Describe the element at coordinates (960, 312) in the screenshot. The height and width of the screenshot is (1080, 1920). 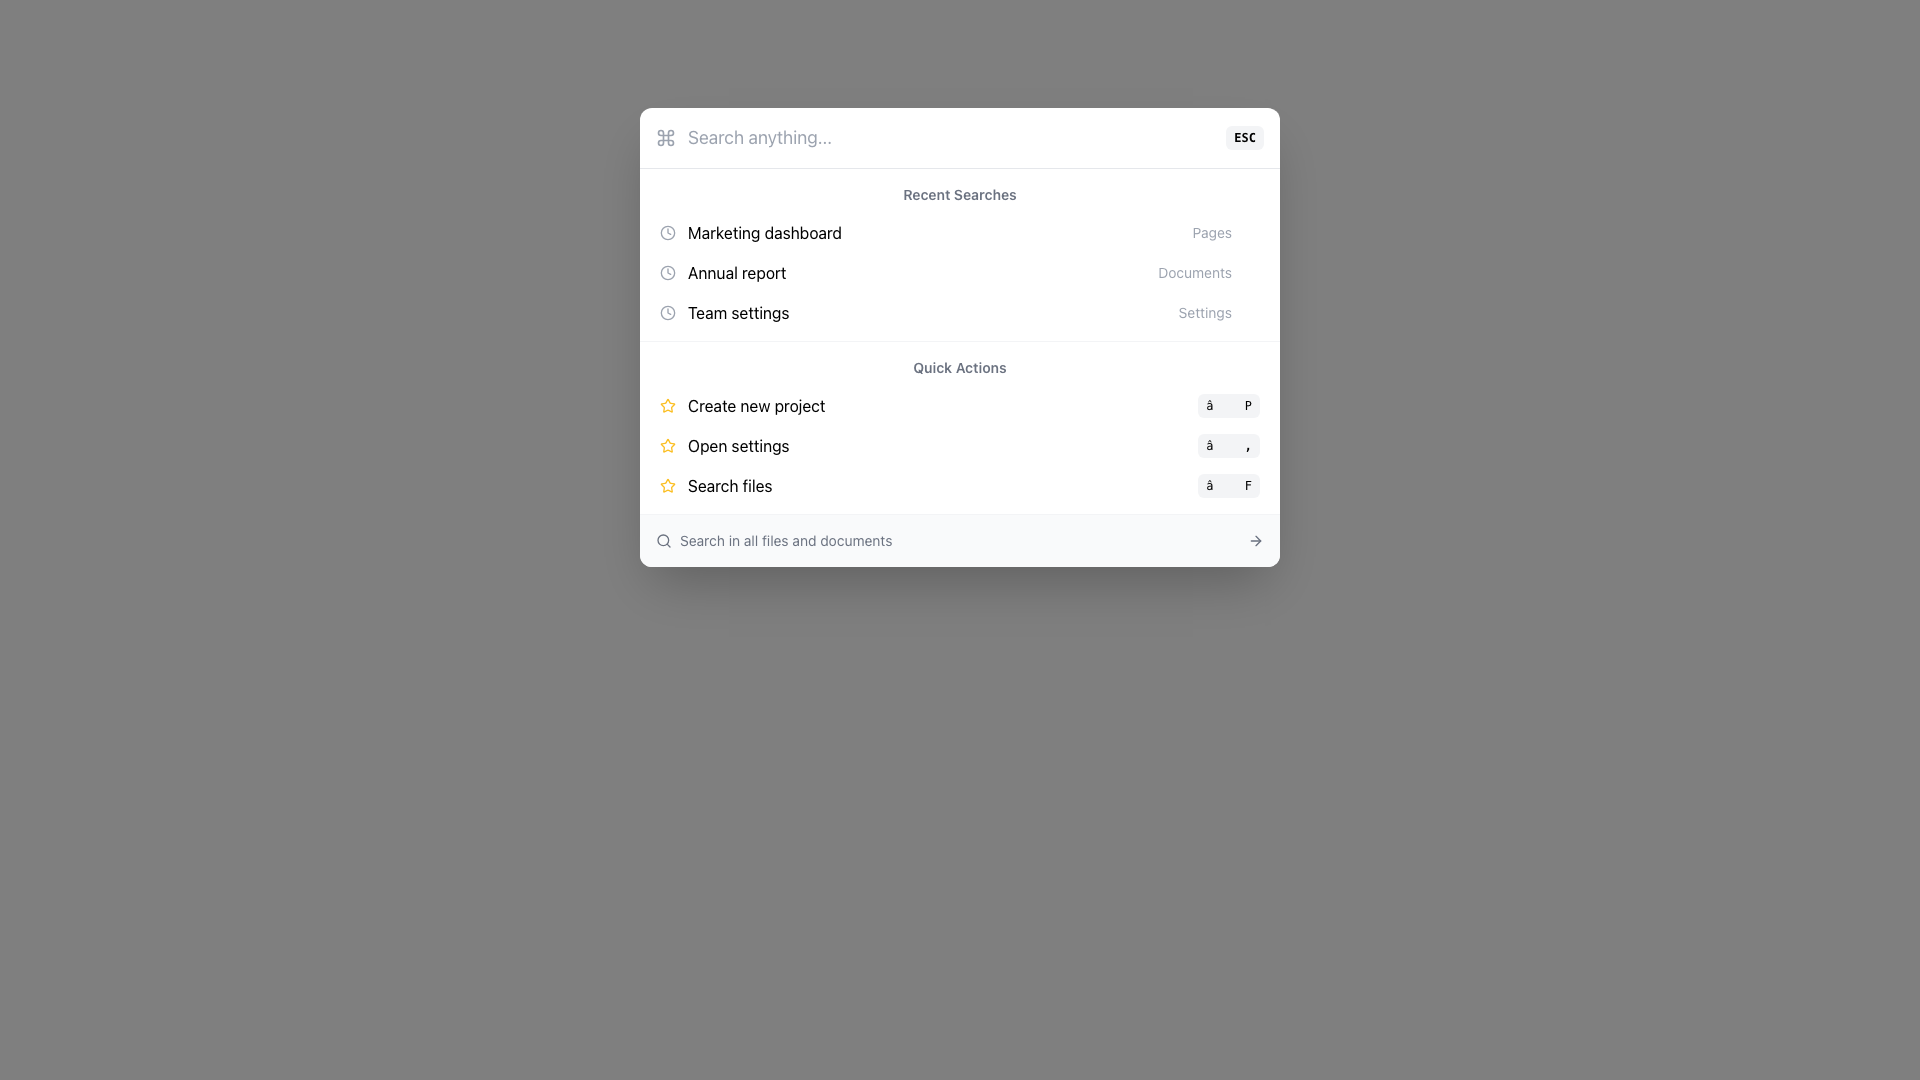
I see `the button located in the Recent Searches section, which is the last item following 'Marketing dashboard' and 'Annual report'` at that location.